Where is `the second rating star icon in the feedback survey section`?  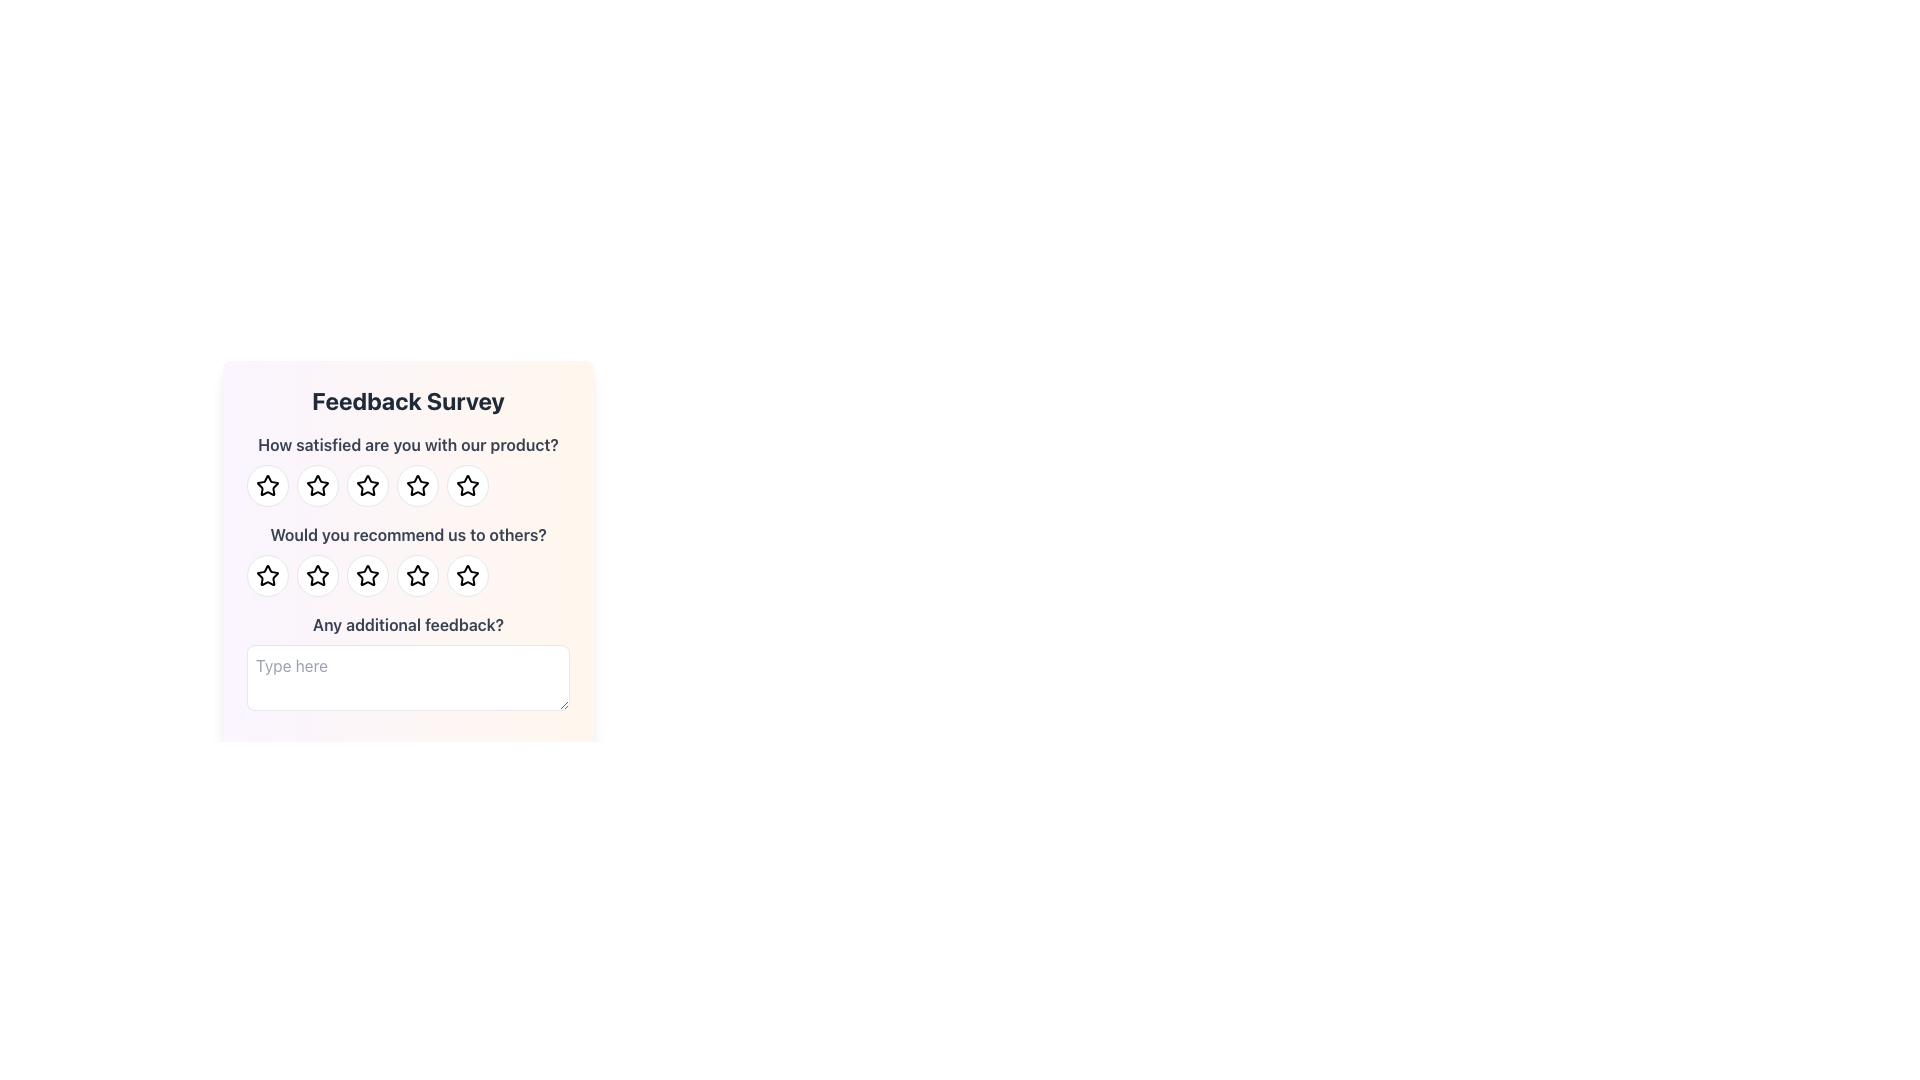 the second rating star icon in the feedback survey section is located at coordinates (316, 486).